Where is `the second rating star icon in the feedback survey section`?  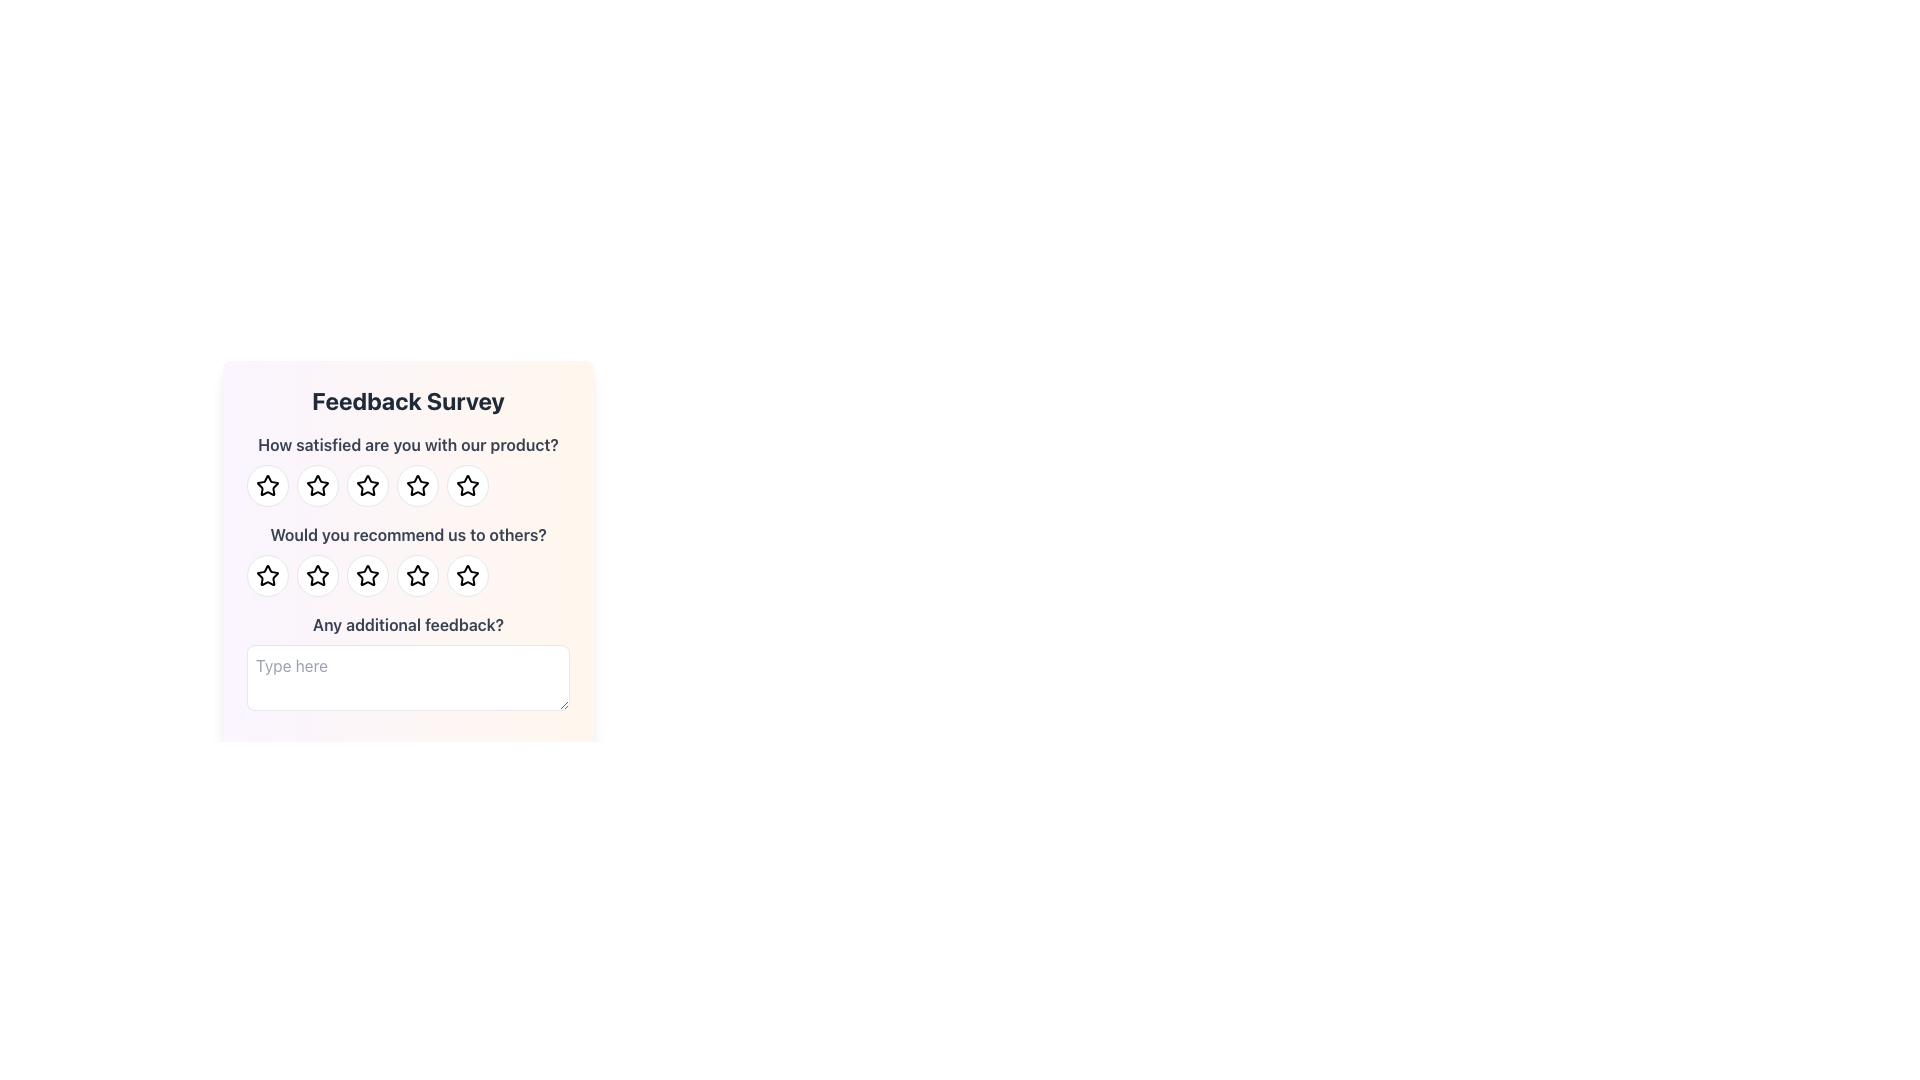 the second rating star icon in the feedback survey section is located at coordinates (316, 486).